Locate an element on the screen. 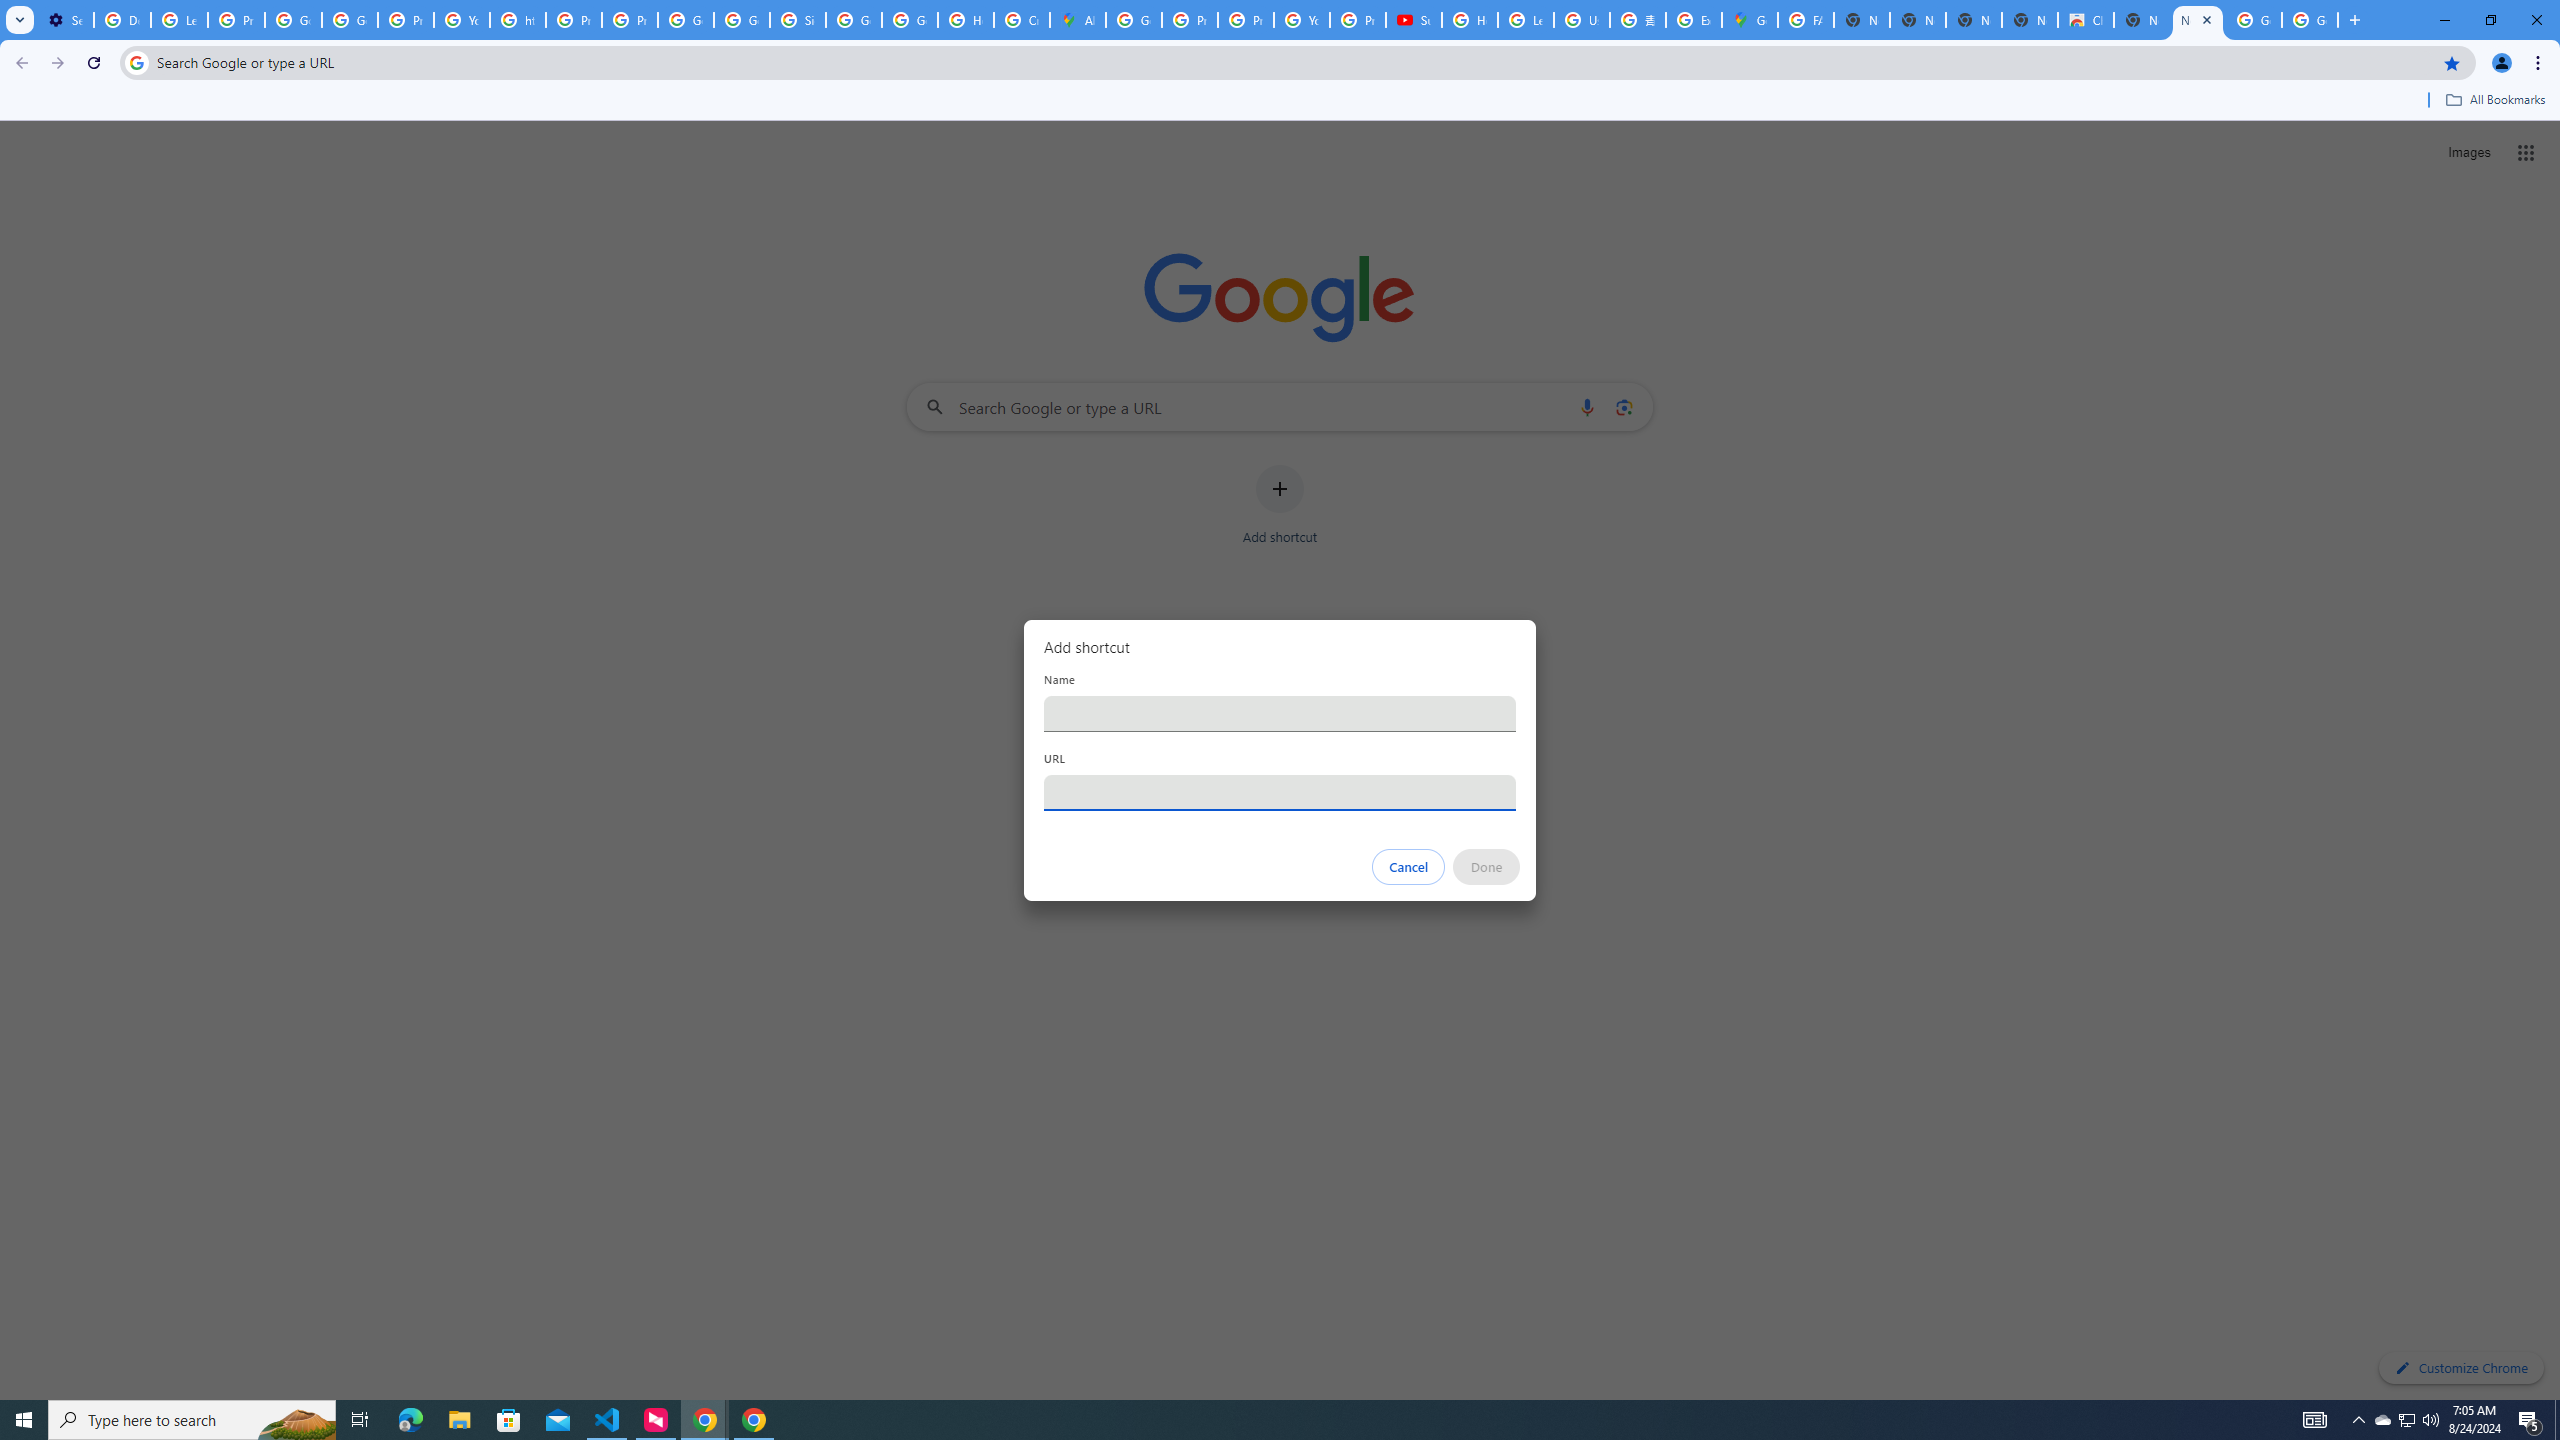  'Settings - Performance' is located at coordinates (65, 19).